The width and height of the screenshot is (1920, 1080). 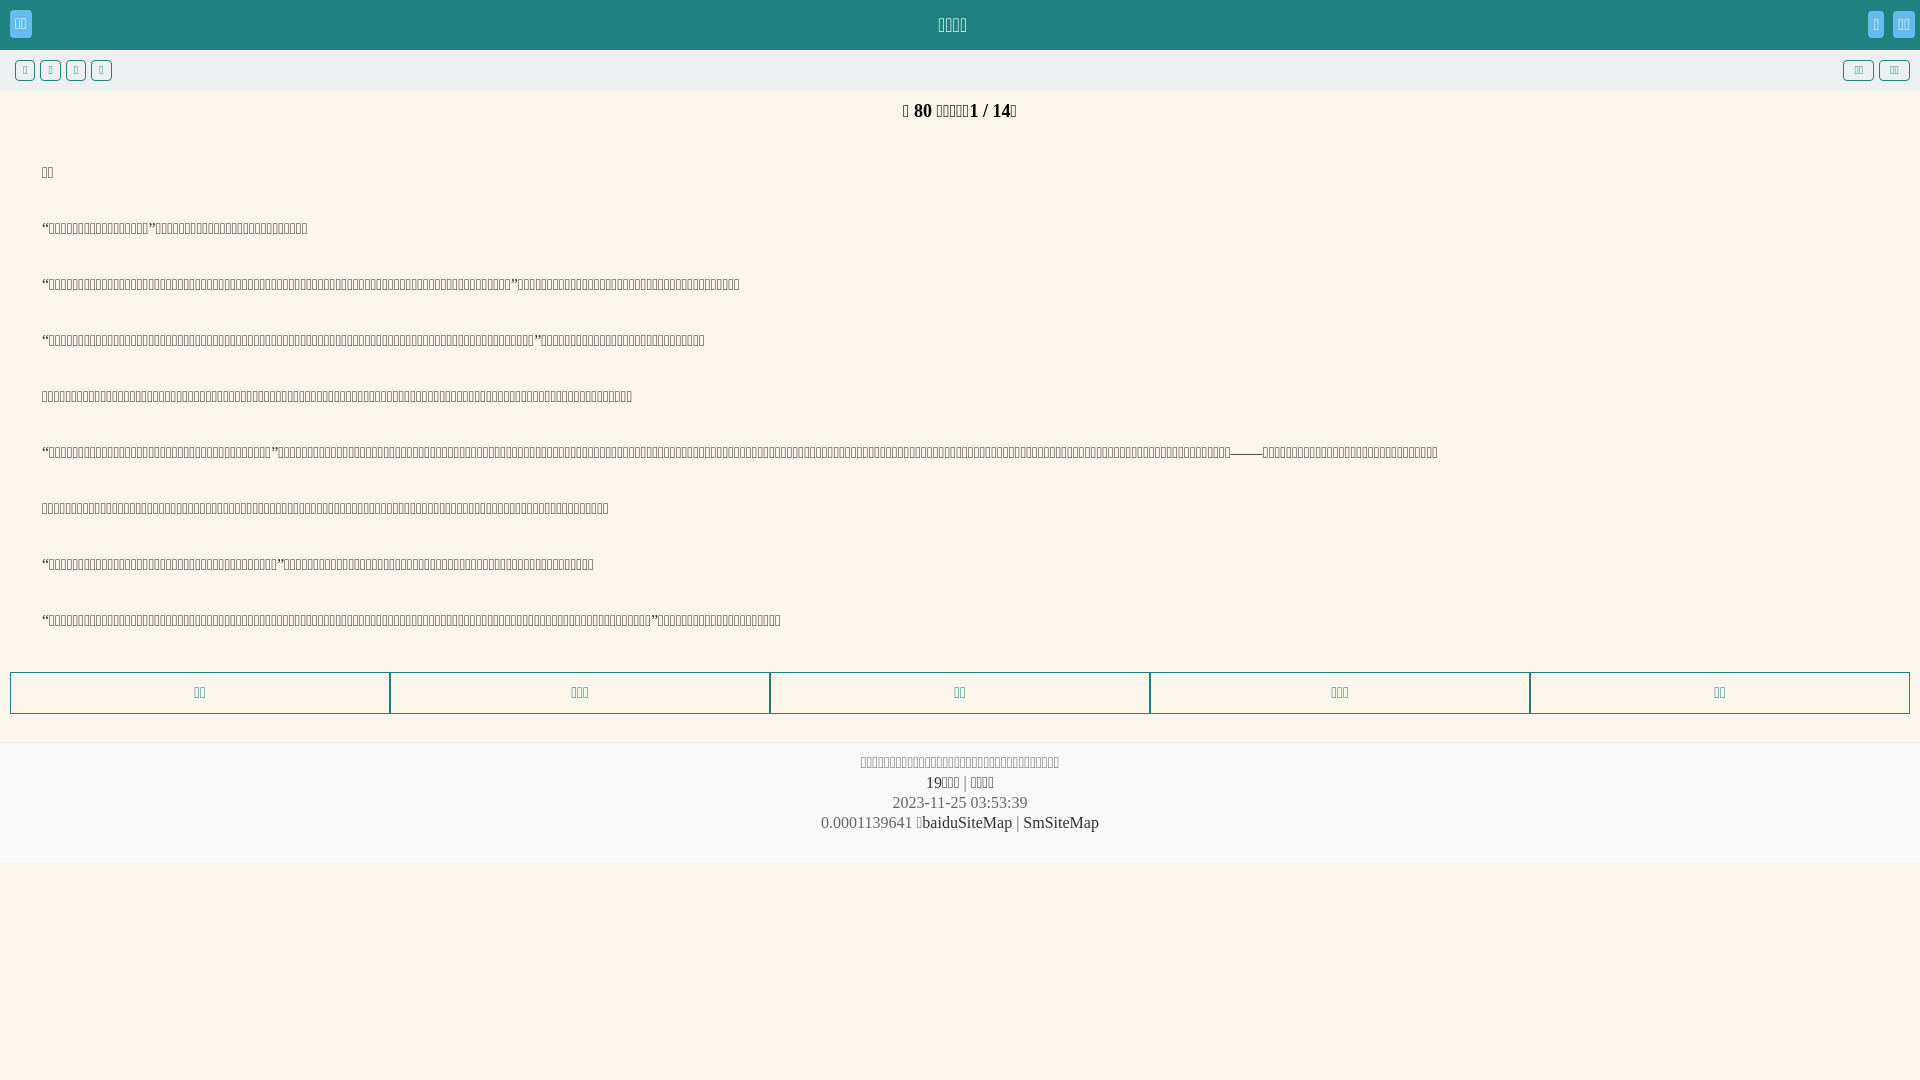 What do you see at coordinates (966, 822) in the screenshot?
I see `'baiduSiteMap'` at bounding box center [966, 822].